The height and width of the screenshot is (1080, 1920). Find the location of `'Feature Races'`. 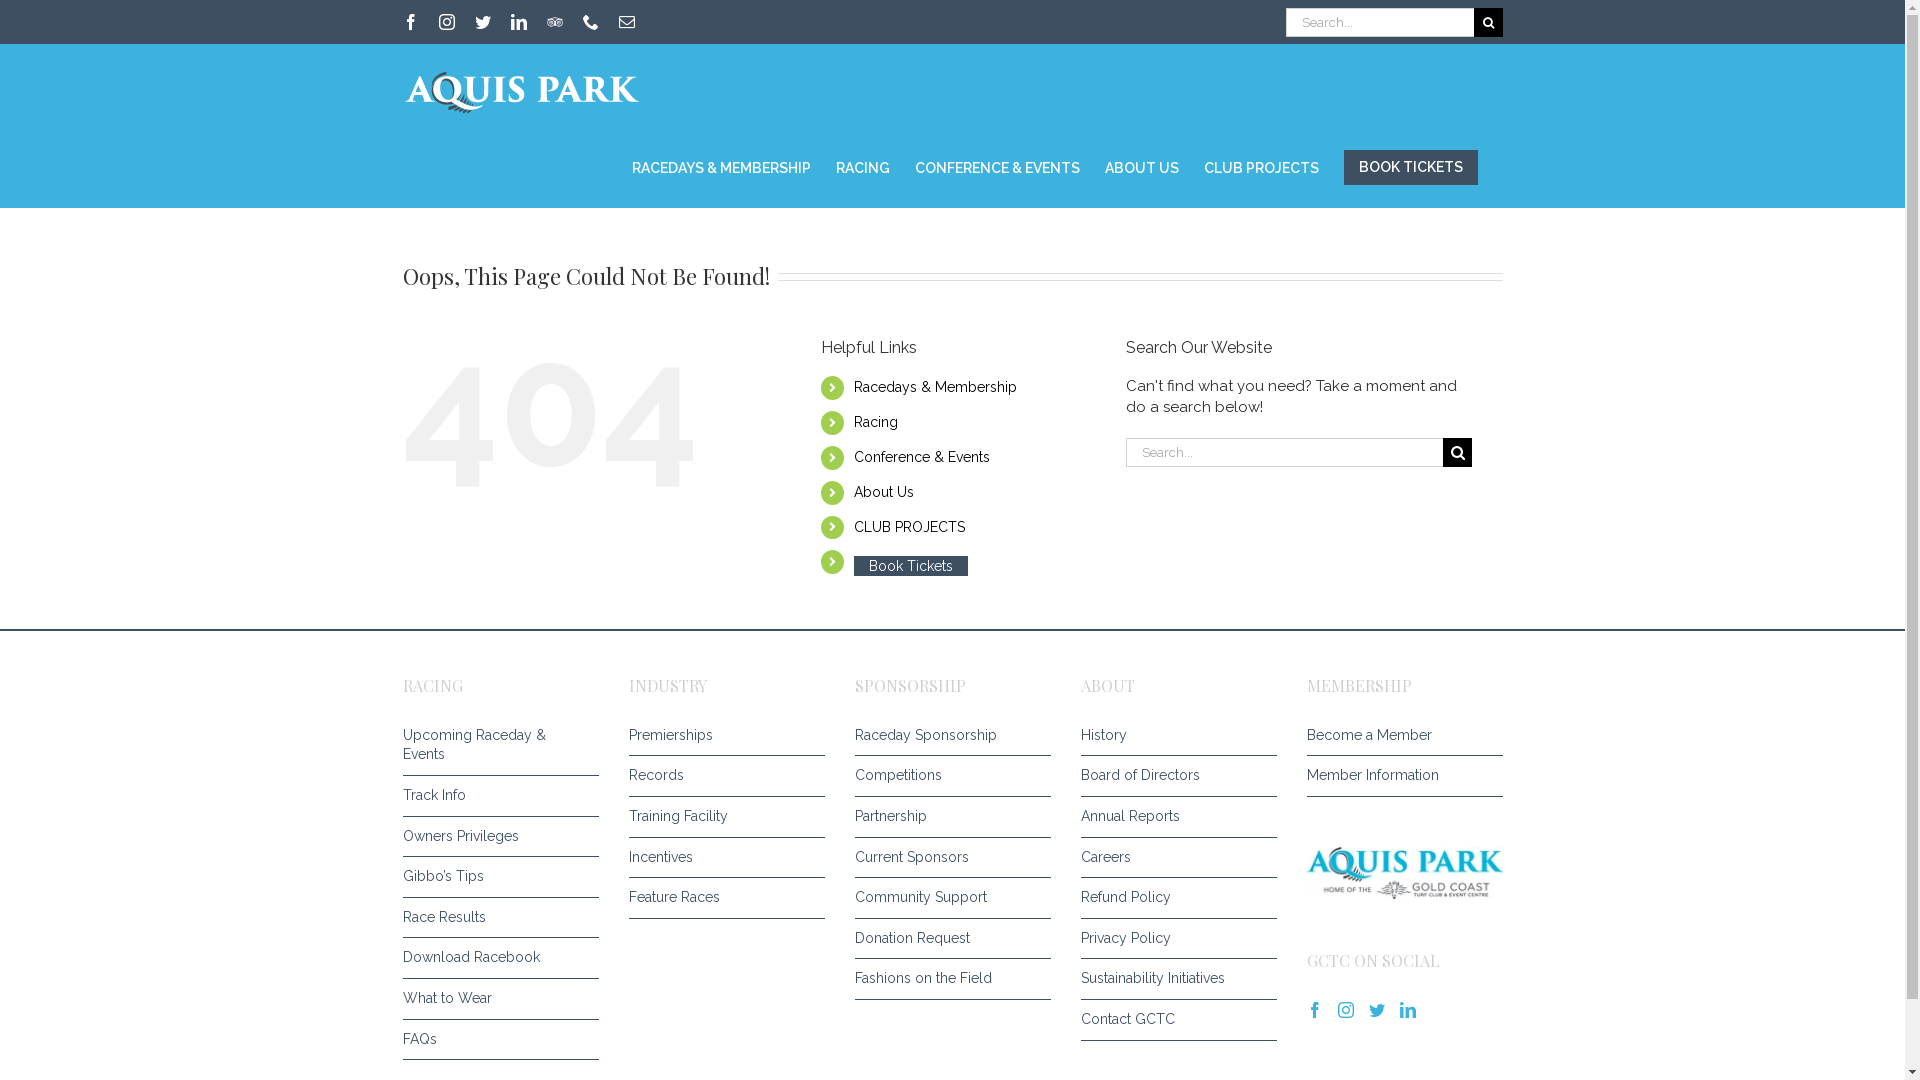

'Feature Races' is located at coordinates (720, 897).